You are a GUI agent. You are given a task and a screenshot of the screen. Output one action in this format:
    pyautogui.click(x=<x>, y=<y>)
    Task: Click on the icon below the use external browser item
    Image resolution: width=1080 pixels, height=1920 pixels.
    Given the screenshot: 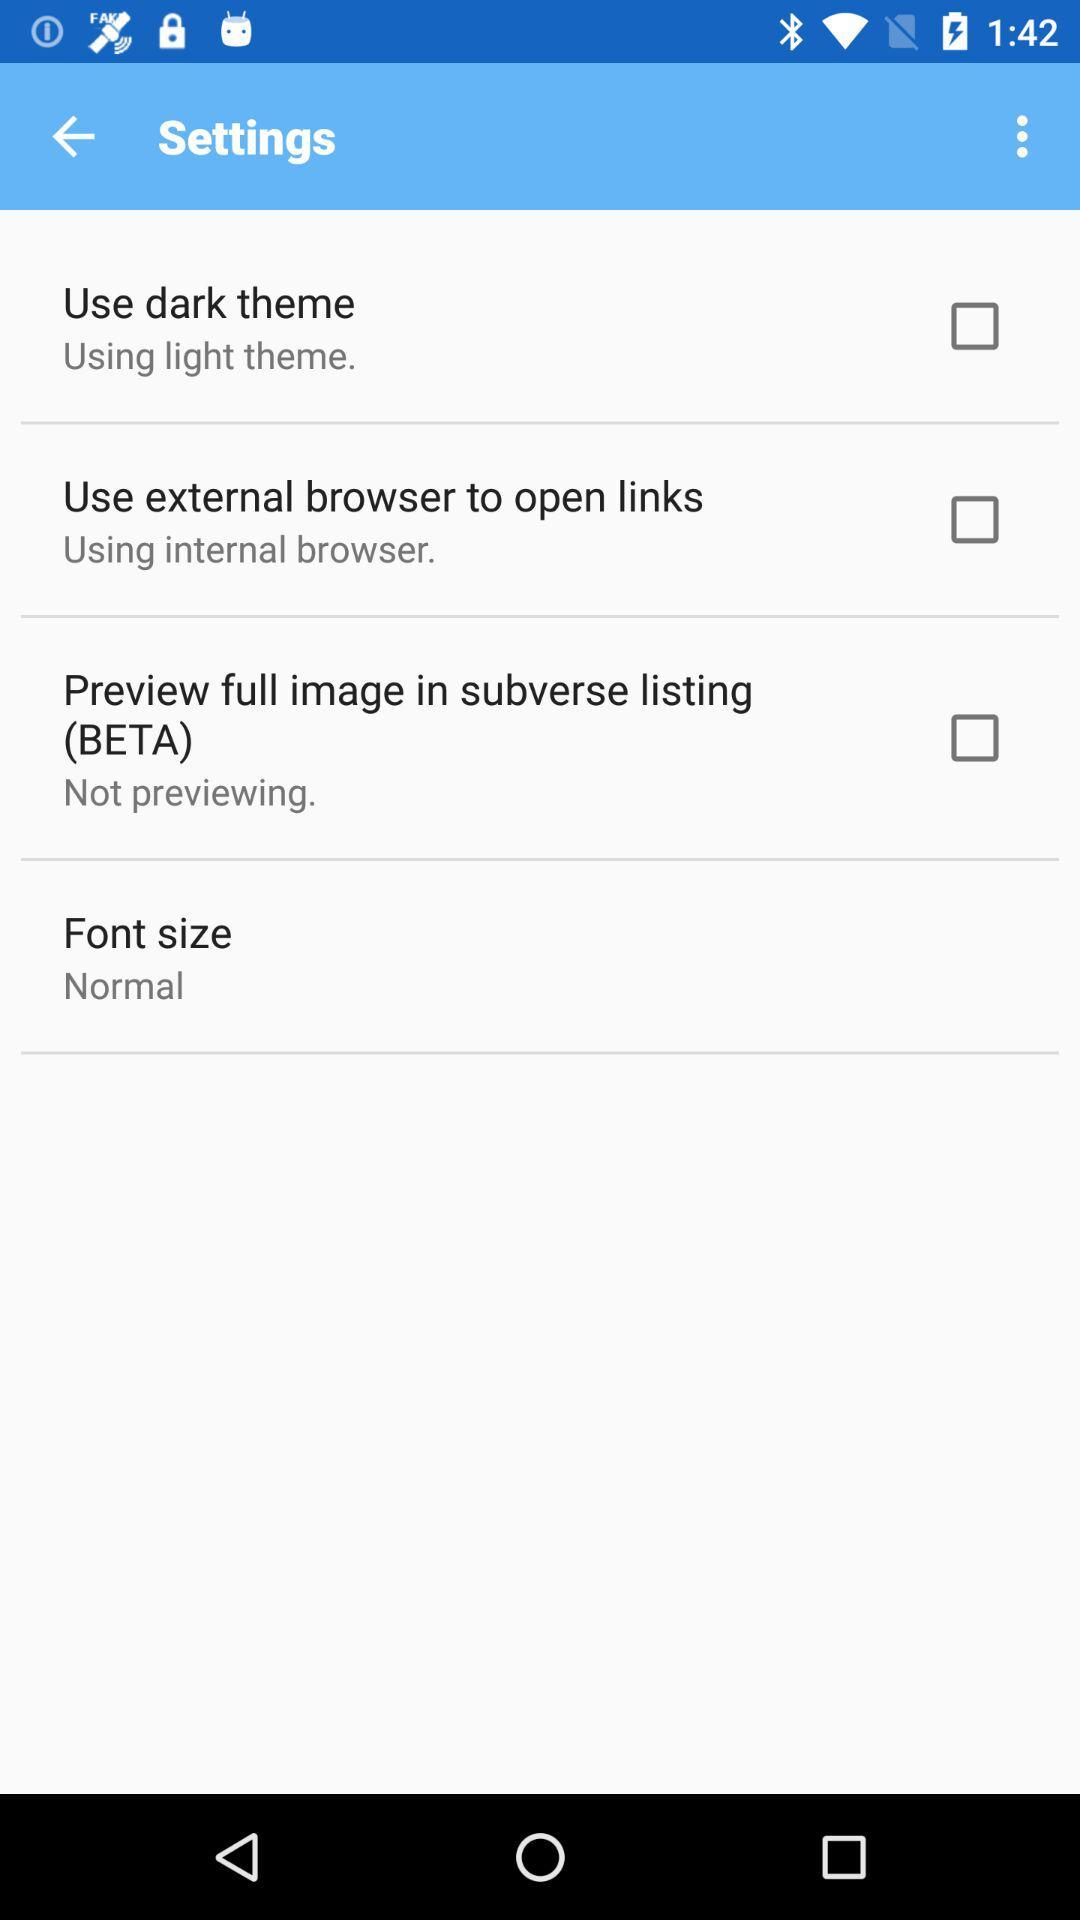 What is the action you would take?
    pyautogui.click(x=248, y=548)
    